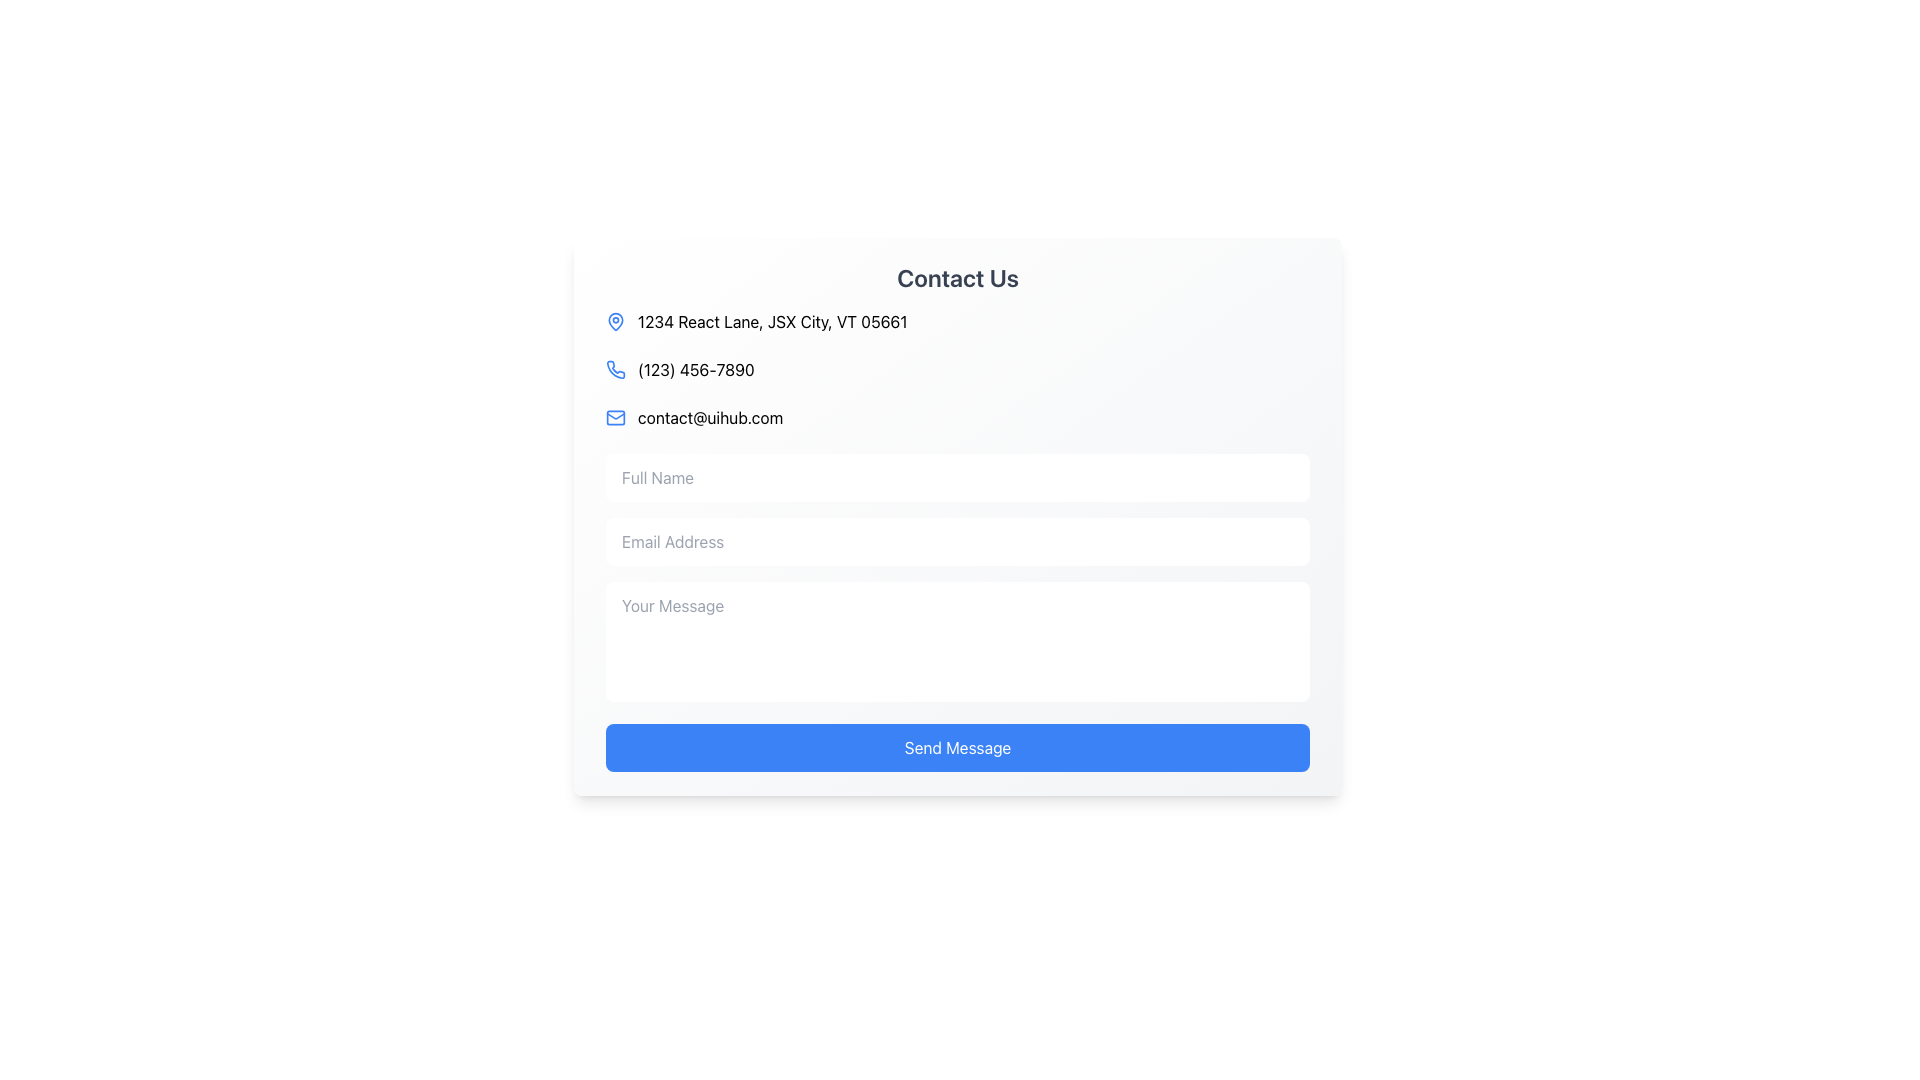  I want to click on the text label displaying the organization's contact email address, which is located in the third row of the contact details list, so click(710, 416).